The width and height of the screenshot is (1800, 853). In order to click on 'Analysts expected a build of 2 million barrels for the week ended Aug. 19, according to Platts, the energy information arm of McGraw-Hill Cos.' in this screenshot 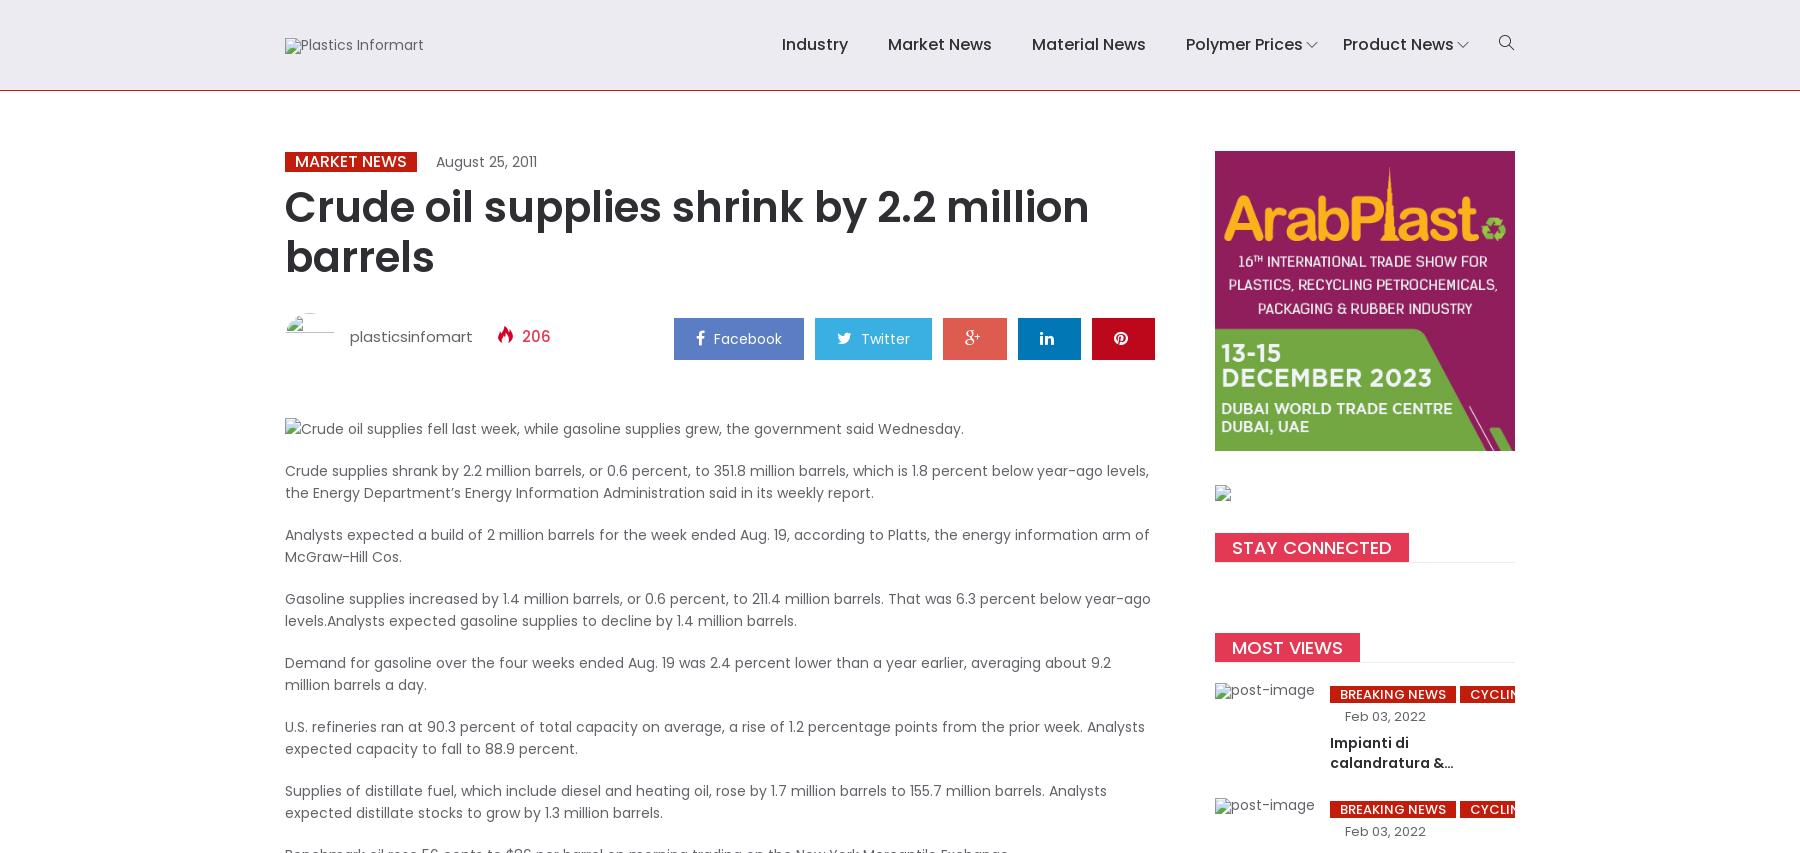, I will do `click(716, 545)`.